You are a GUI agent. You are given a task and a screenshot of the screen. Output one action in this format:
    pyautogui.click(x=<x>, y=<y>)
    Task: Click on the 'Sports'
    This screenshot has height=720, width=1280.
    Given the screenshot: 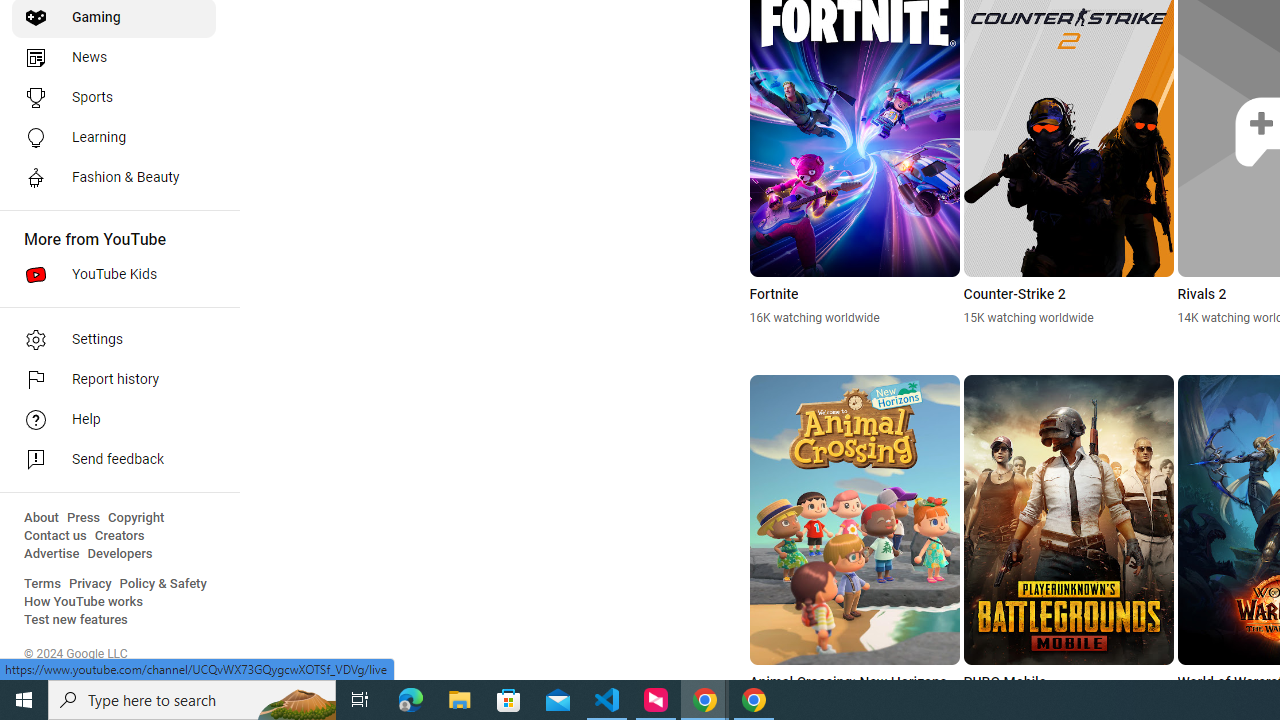 What is the action you would take?
    pyautogui.click(x=112, y=97)
    